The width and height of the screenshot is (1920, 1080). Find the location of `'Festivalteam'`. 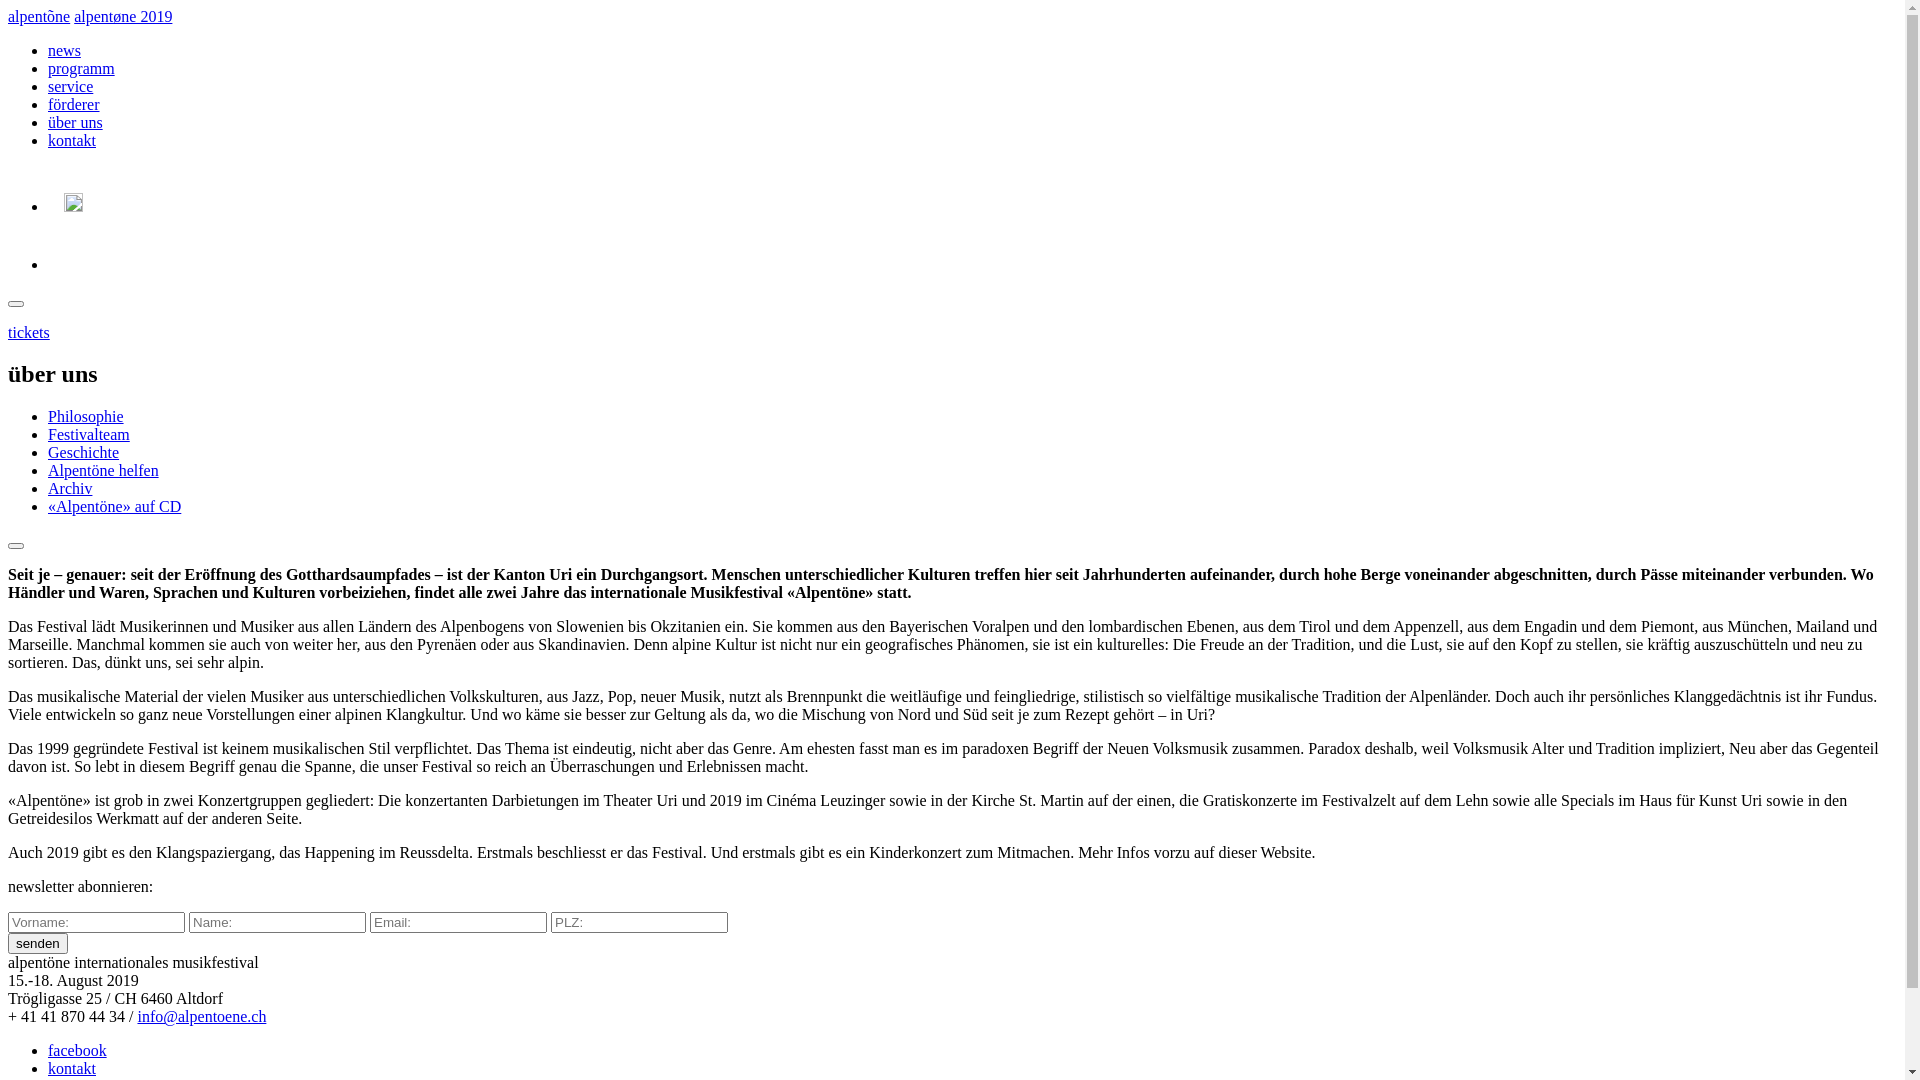

'Festivalteam' is located at coordinates (88, 433).